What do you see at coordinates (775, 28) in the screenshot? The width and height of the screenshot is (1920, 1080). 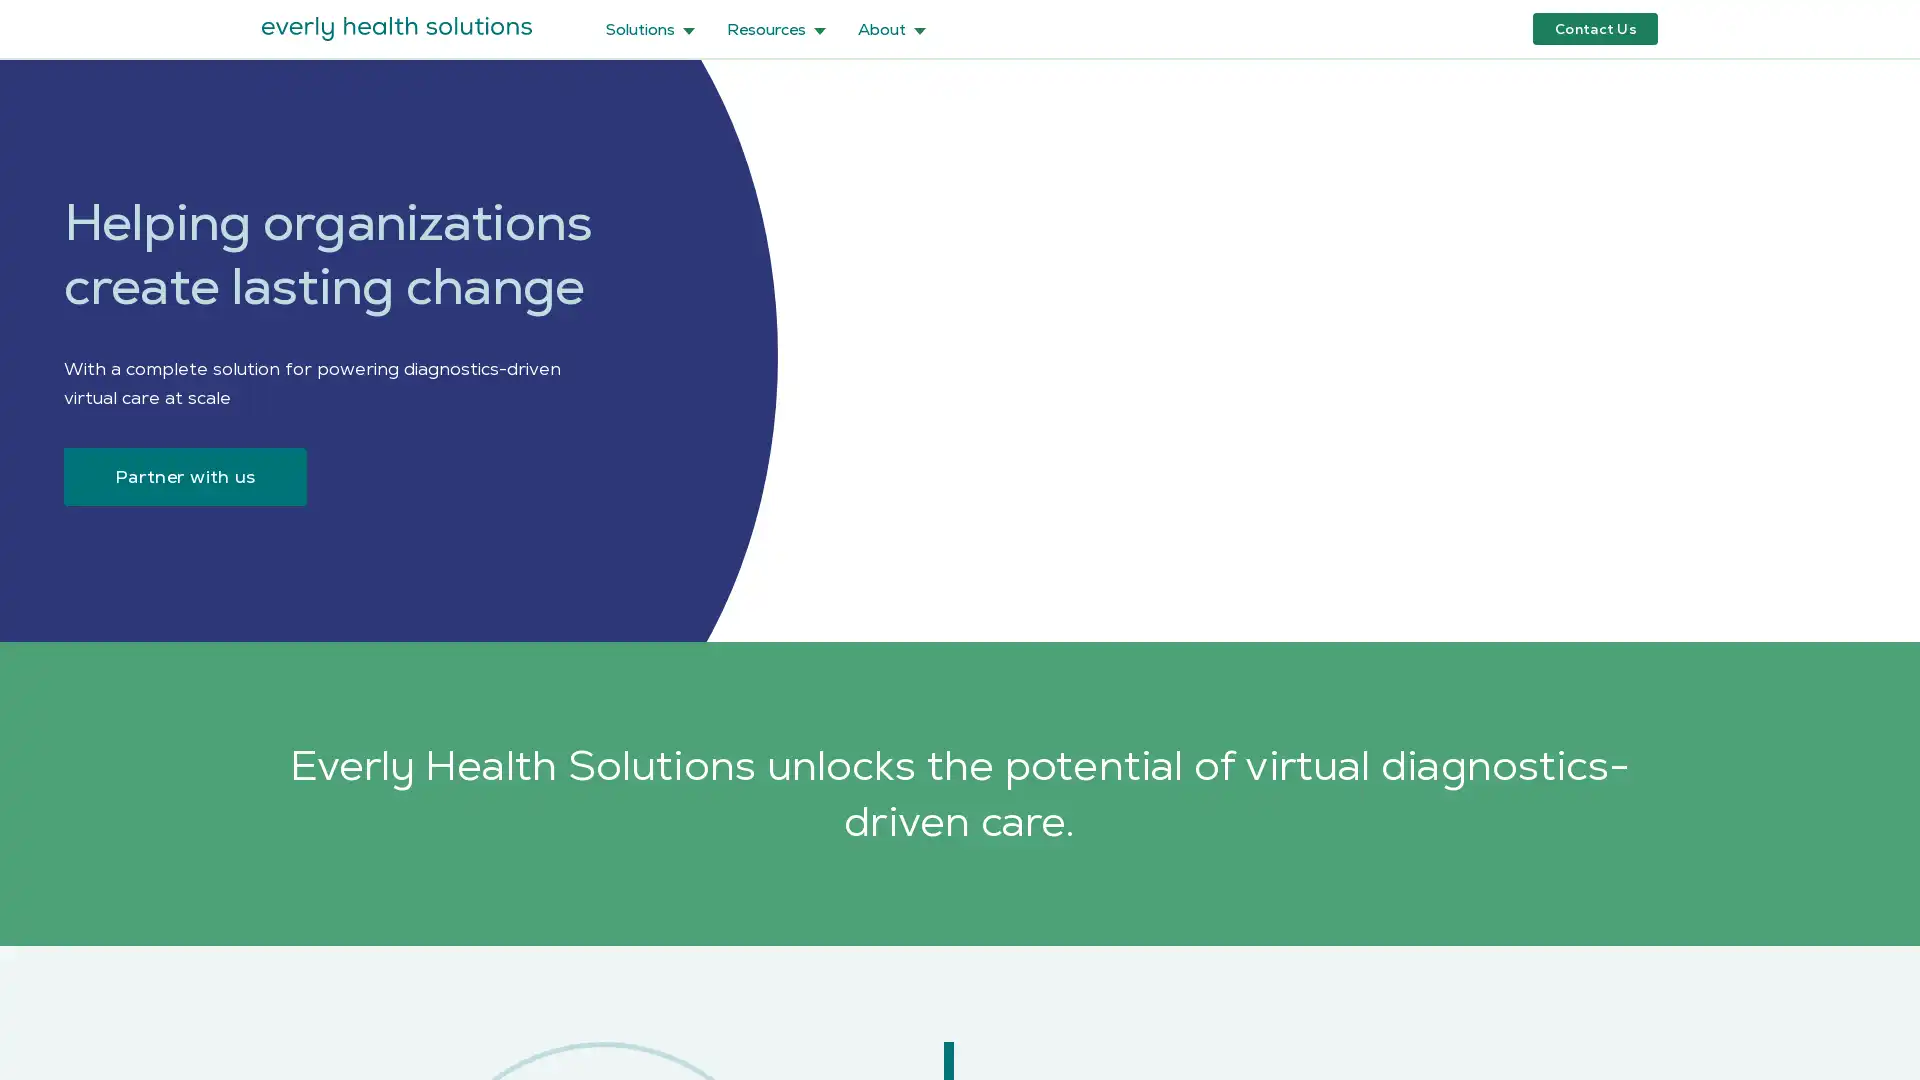 I see `Resources Caret icon for dropdown menu` at bounding box center [775, 28].